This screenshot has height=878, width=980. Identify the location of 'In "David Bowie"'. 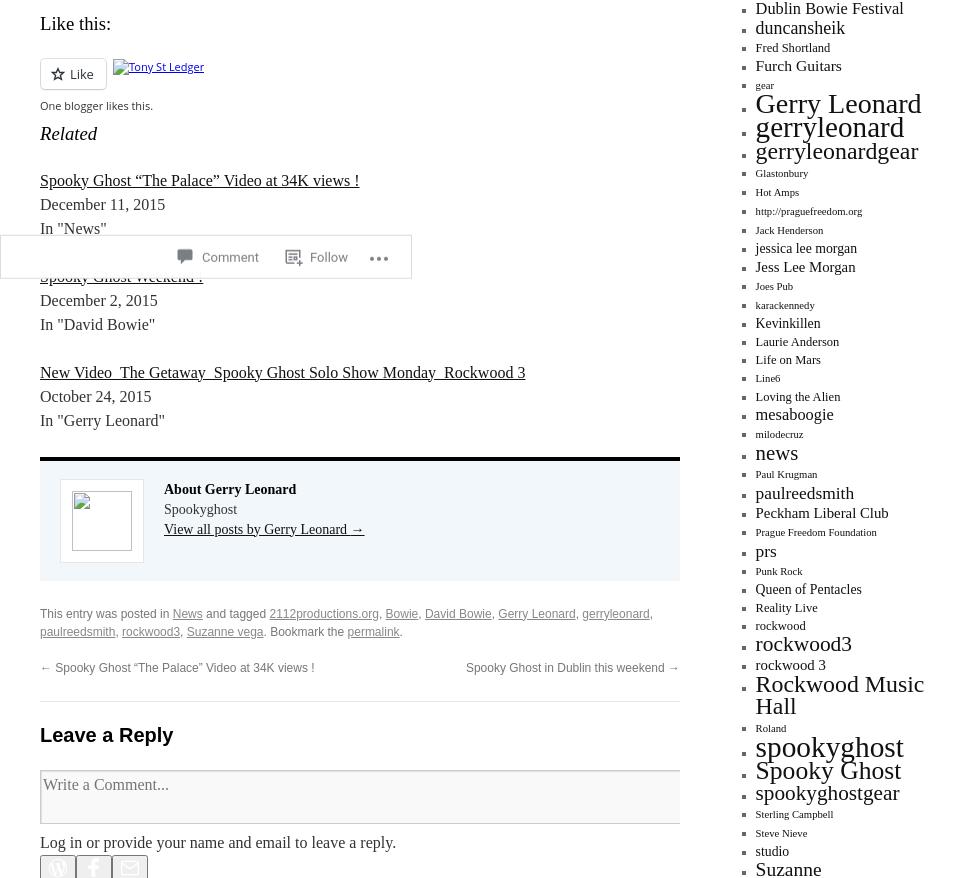
(97, 323).